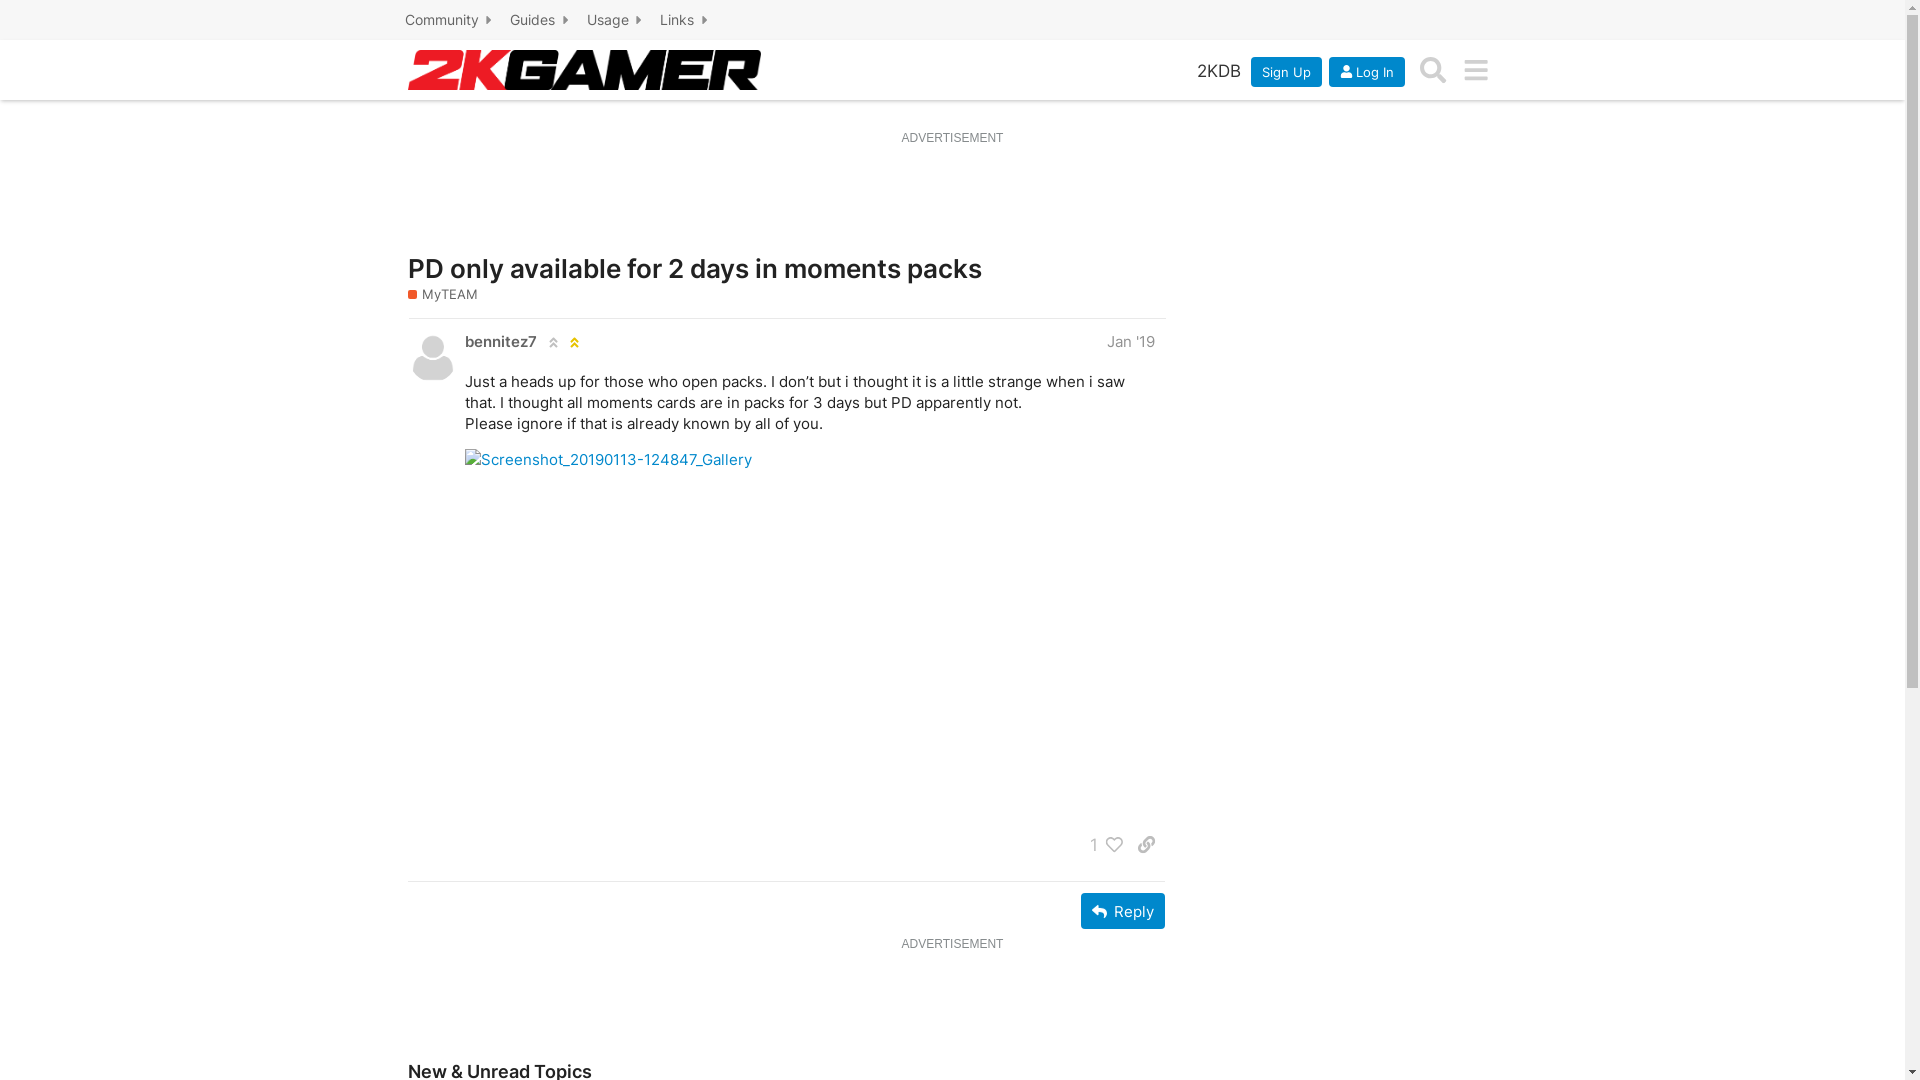  What do you see at coordinates (1286, 69) in the screenshot?
I see `'Sign Up'` at bounding box center [1286, 69].